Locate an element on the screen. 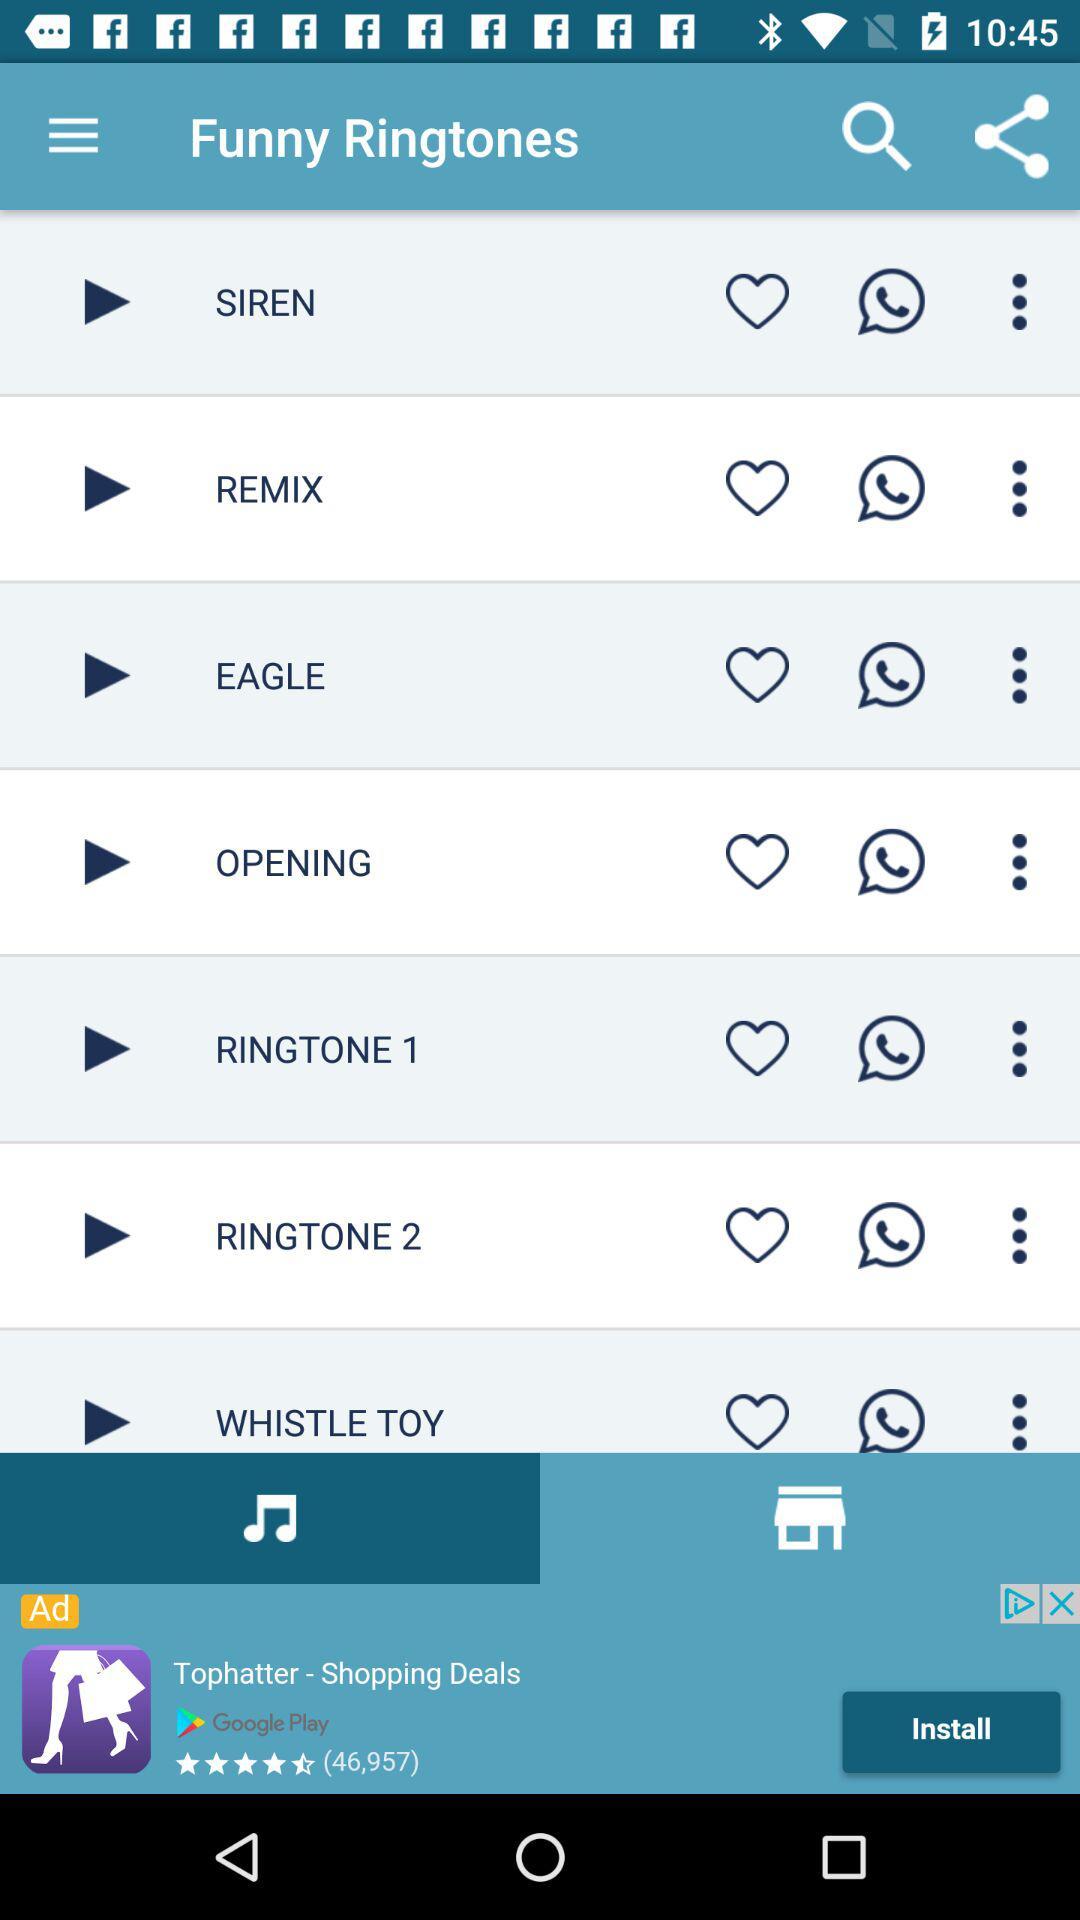 Image resolution: width=1080 pixels, height=1920 pixels. advertisement area is located at coordinates (540, 1688).